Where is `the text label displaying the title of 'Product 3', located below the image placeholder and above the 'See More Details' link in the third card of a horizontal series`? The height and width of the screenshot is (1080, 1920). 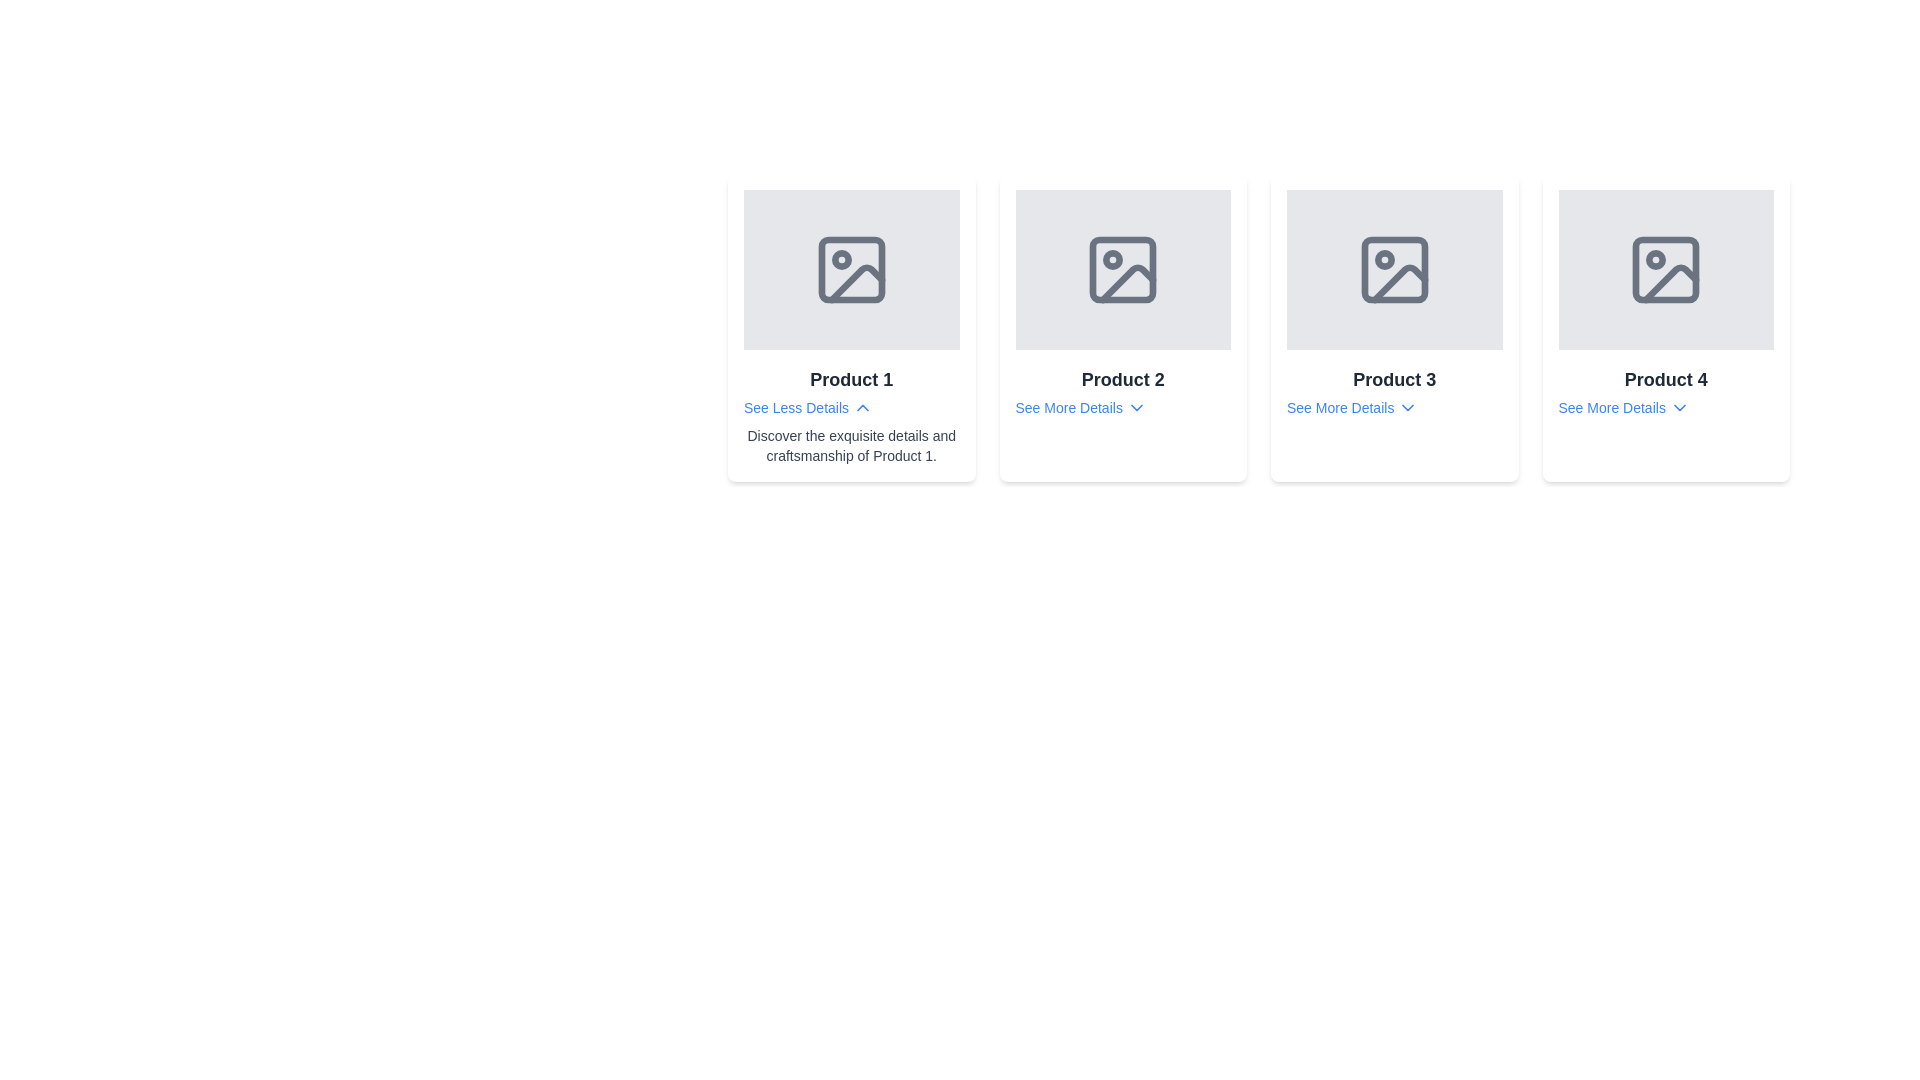 the text label displaying the title of 'Product 3', located below the image placeholder and above the 'See More Details' link in the third card of a horizontal series is located at coordinates (1393, 380).